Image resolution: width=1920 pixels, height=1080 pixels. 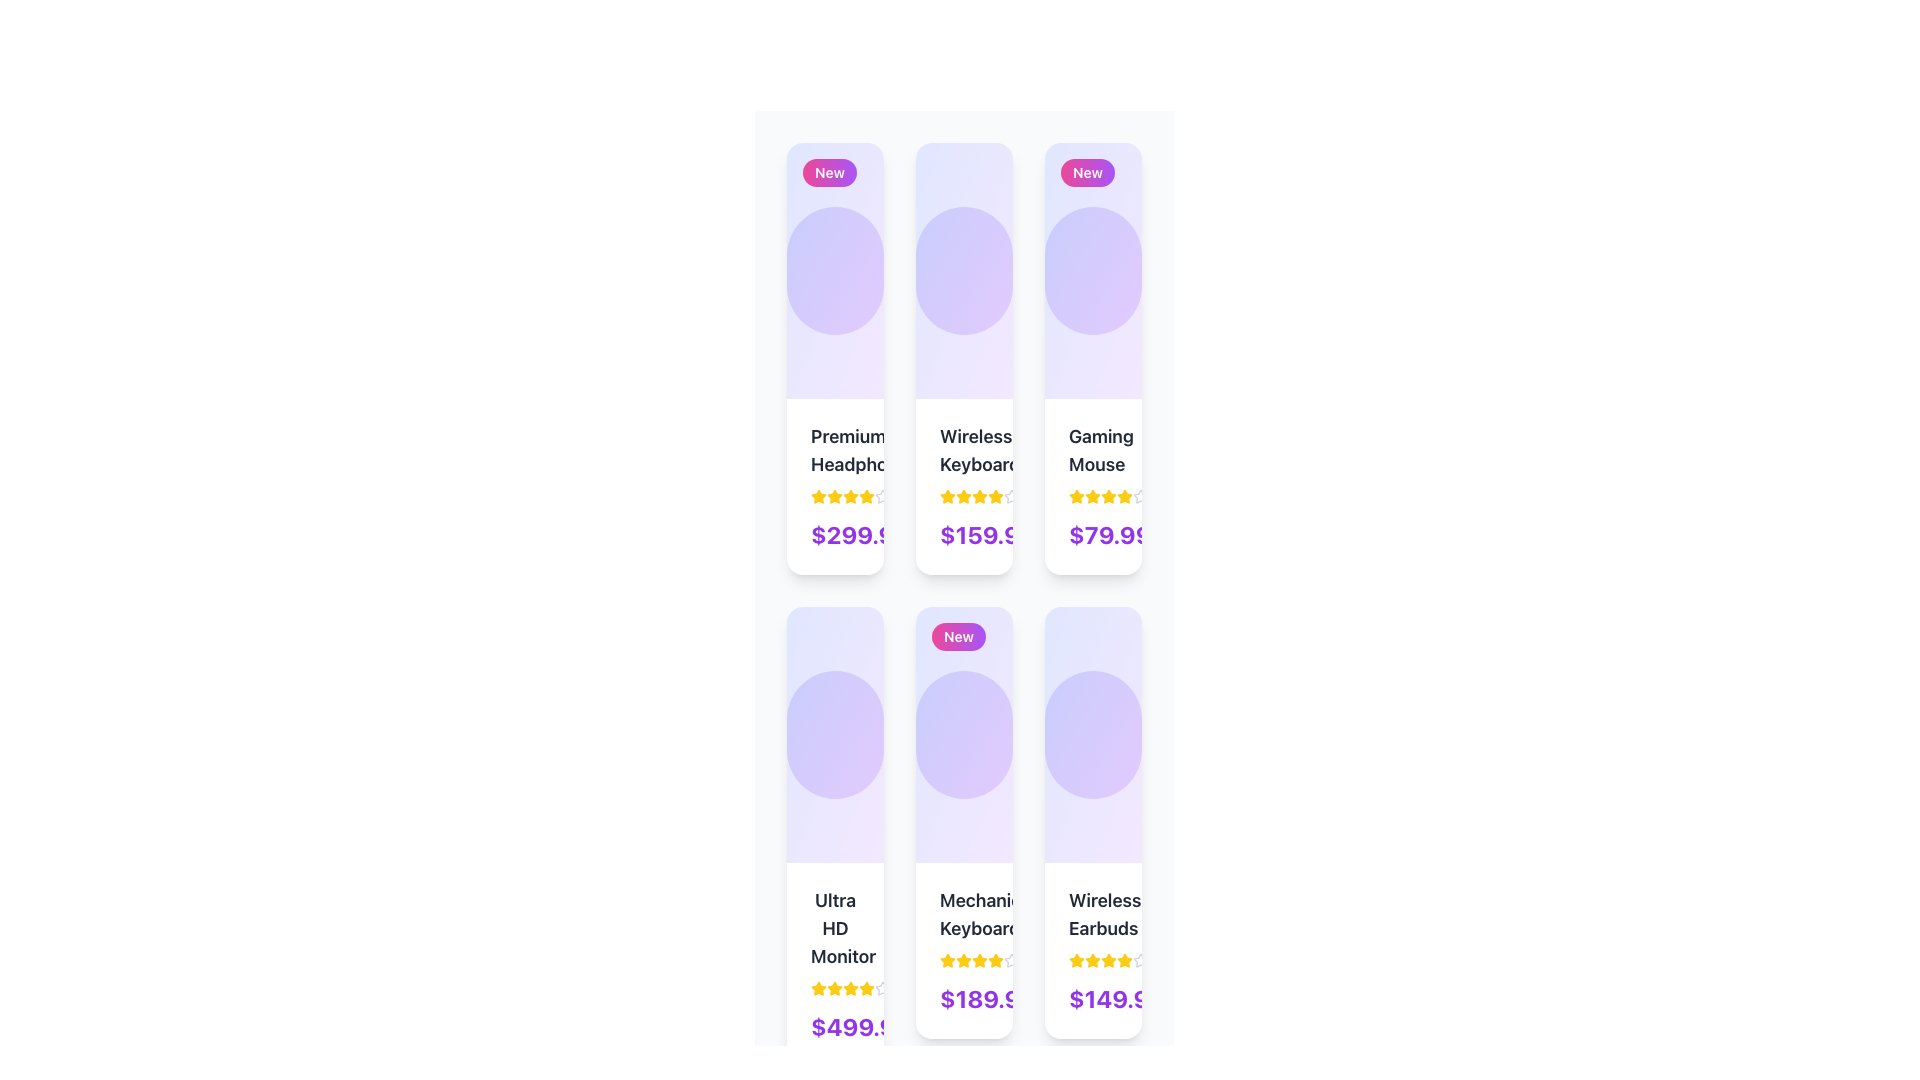 What do you see at coordinates (1092, 735) in the screenshot?
I see `the decorative circular design element in the 'Wireless Earbuds' product card to navigate to the detailed view` at bounding box center [1092, 735].